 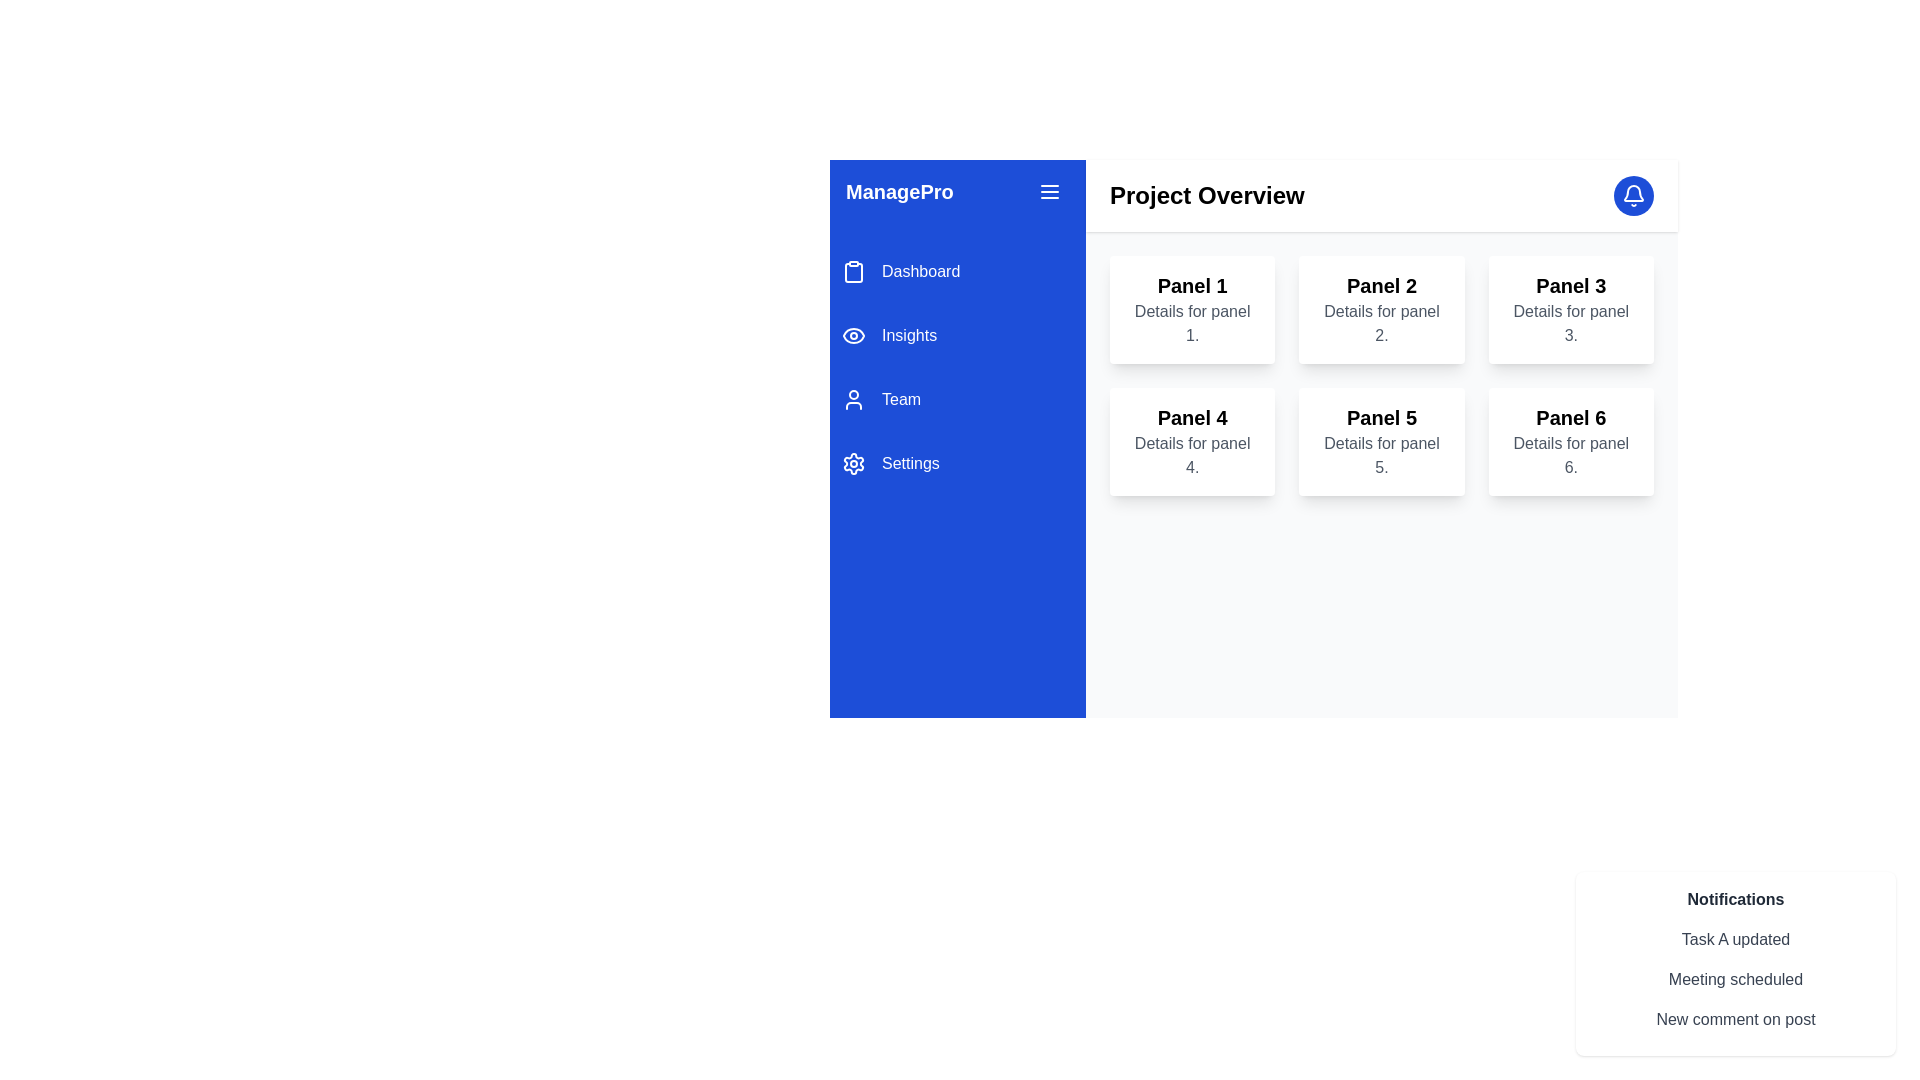 I want to click on text of the 'Settings' label in the navigation menu, which indicates the settings functionality and is located to the right of the gear icon as the fourth entry in the navigation list, so click(x=909, y=463).